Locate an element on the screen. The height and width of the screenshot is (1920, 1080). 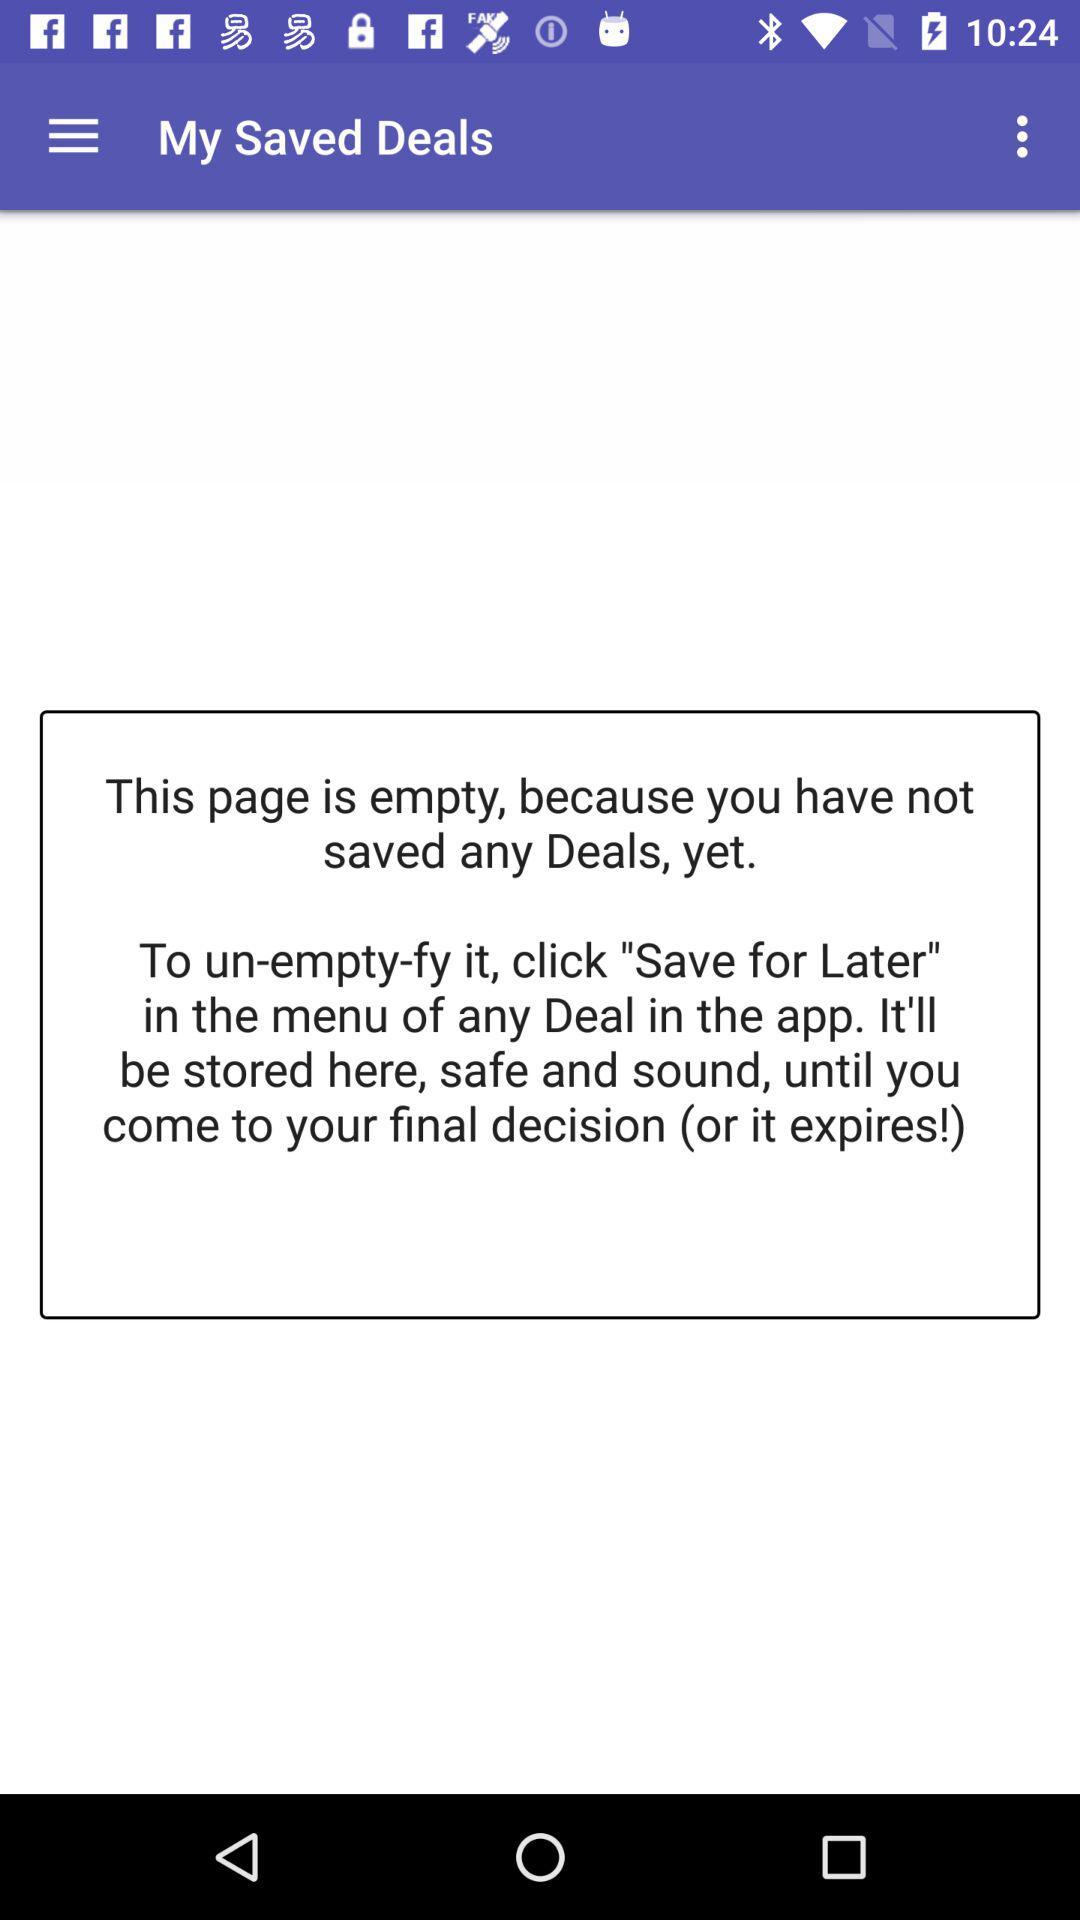
hide or display hamburger menu is located at coordinates (72, 135).